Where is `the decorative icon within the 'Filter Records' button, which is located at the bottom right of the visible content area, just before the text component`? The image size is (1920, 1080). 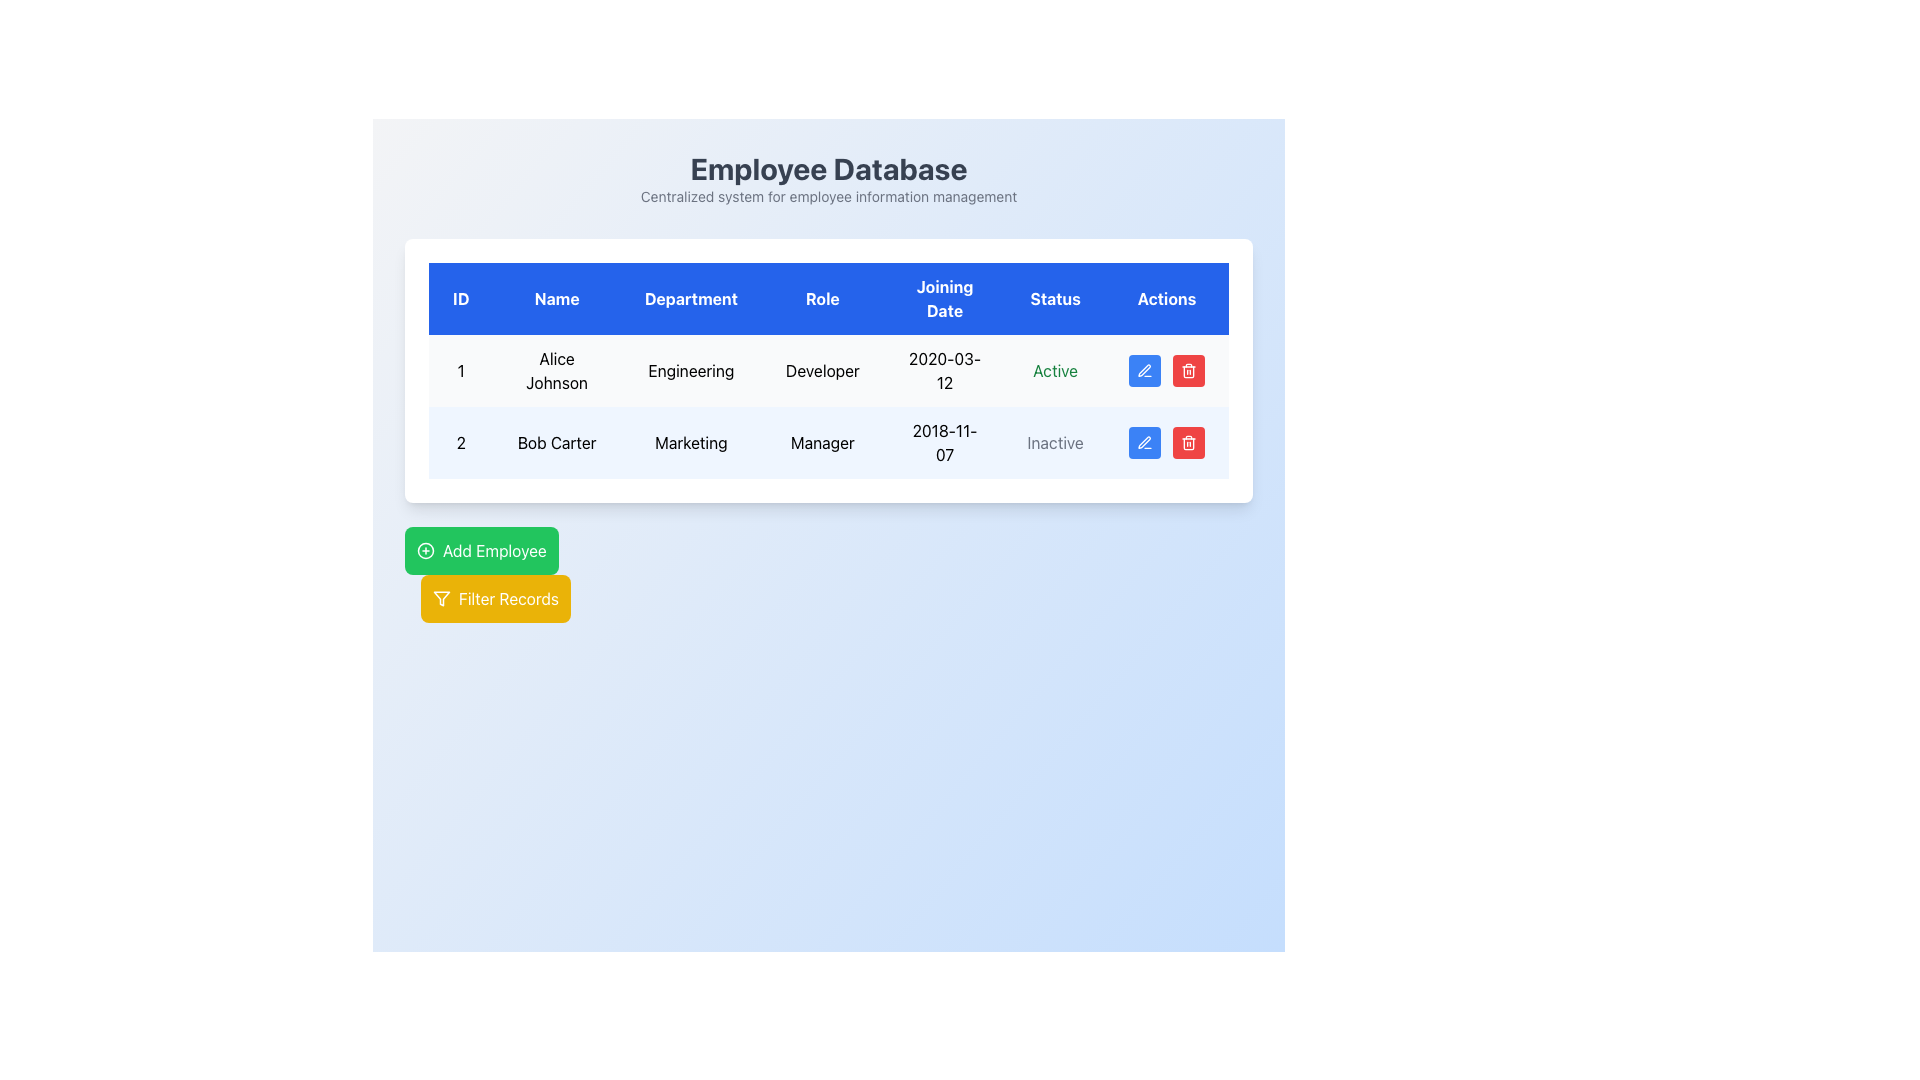
the decorative icon within the 'Filter Records' button, which is located at the bottom right of the visible content area, just before the text component is located at coordinates (440, 597).